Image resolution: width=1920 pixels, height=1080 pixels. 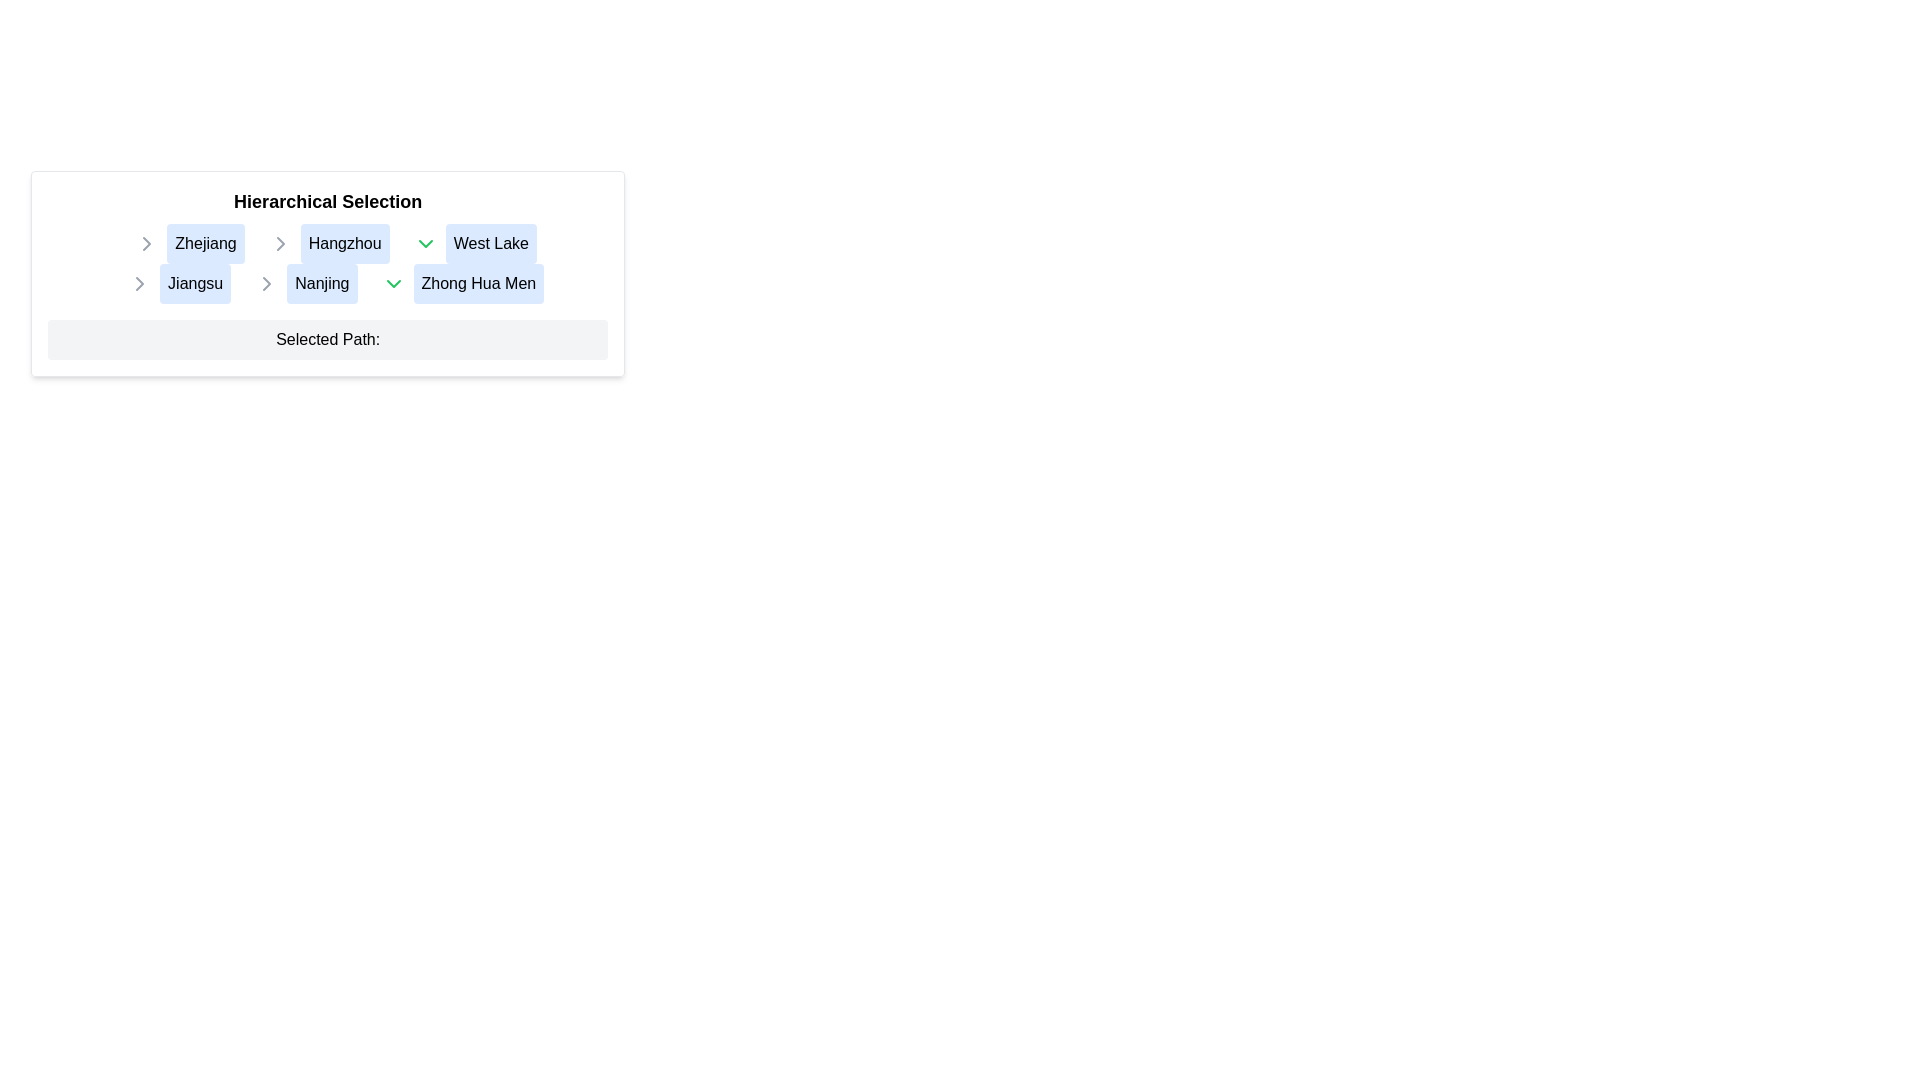 I want to click on the Right Arrow Icon, which serves as a navigation indicator for exploring further details related to 'Nanjing Zhong Hua Men', so click(x=266, y=284).